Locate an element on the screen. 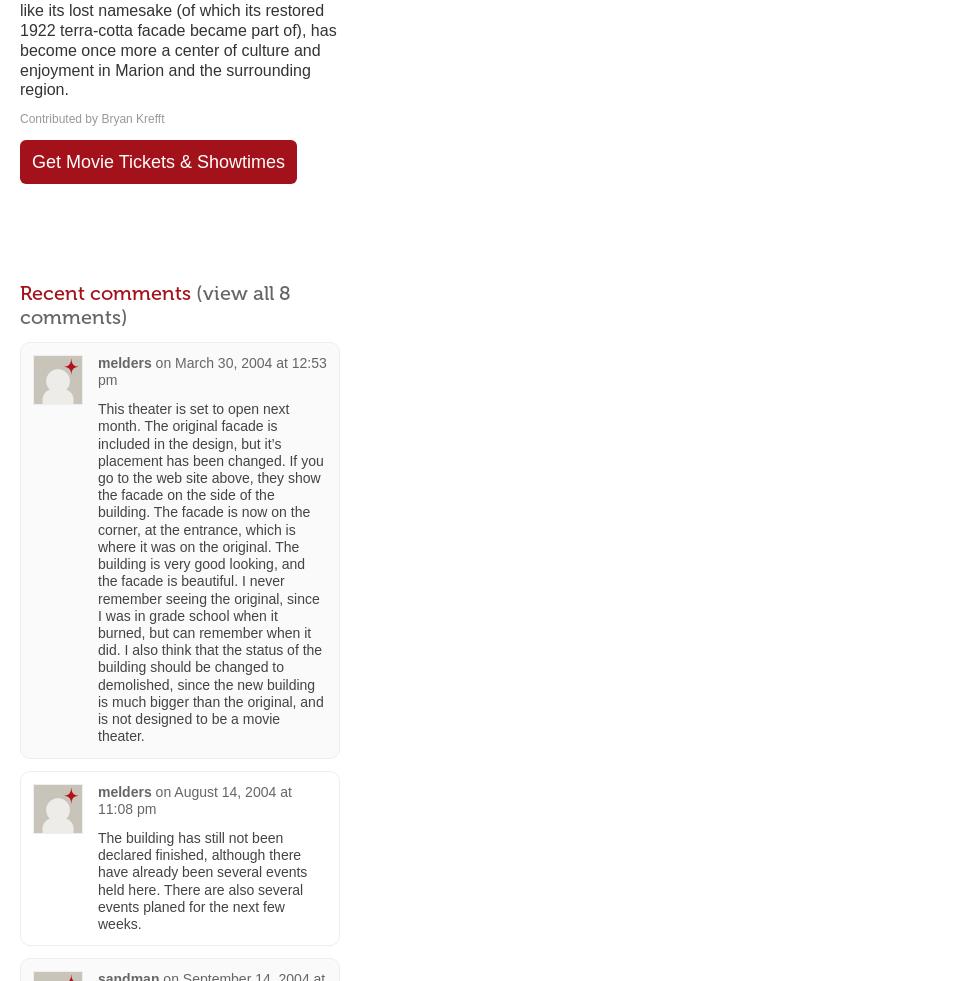 This screenshot has height=981, width=972. 'March 30, 2004 at 12:53 pm' is located at coordinates (210, 369).